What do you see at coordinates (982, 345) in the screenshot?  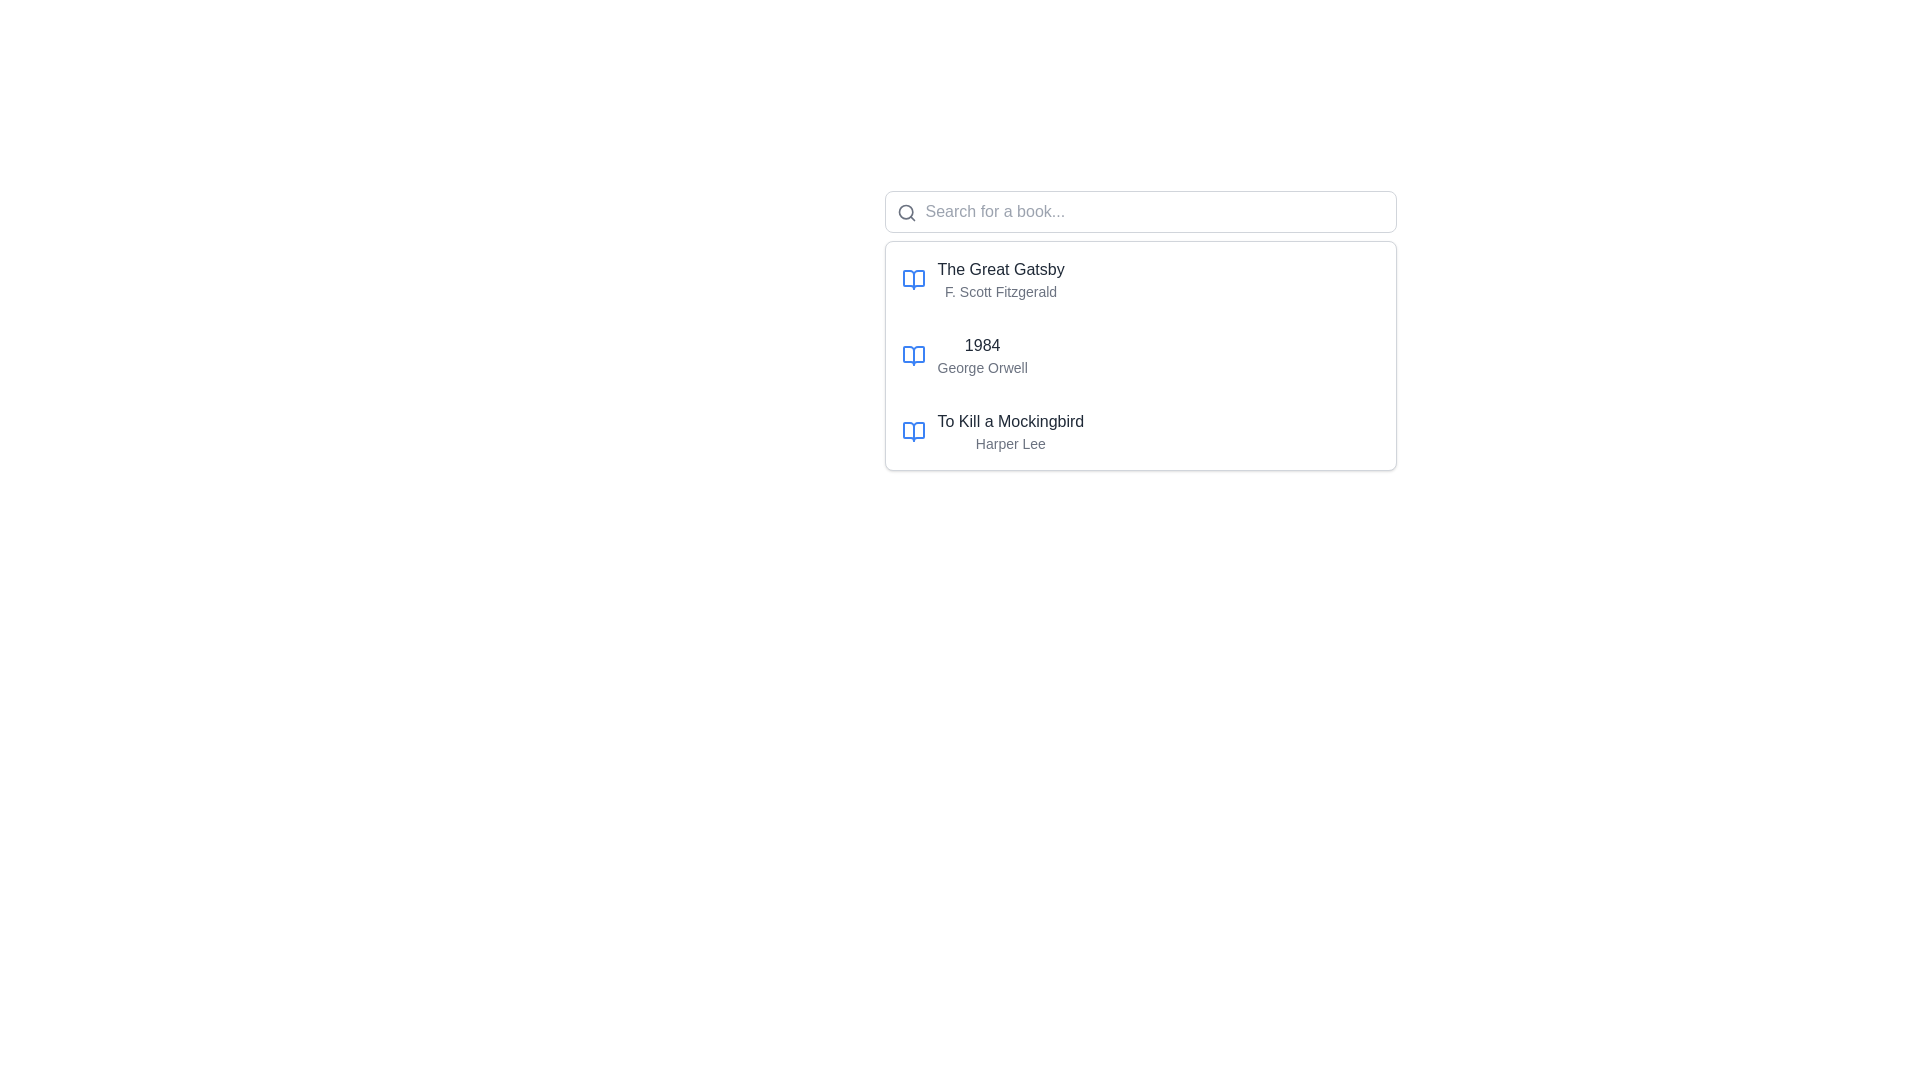 I see `static text label displaying '1984', which is styled in bold black font and positioned above 'George Orwell' in a vertical list of books` at bounding box center [982, 345].